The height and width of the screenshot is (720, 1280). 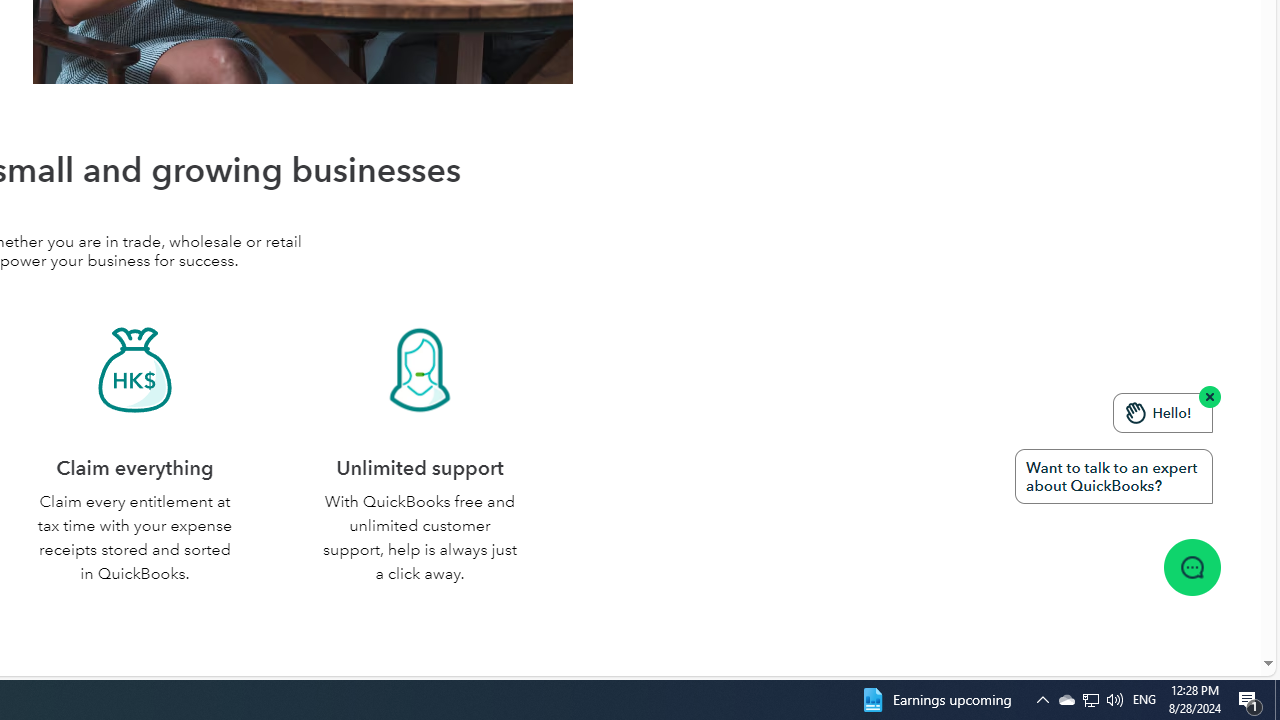 What do you see at coordinates (1136, 411) in the screenshot?
I see `'hand-icon'` at bounding box center [1136, 411].